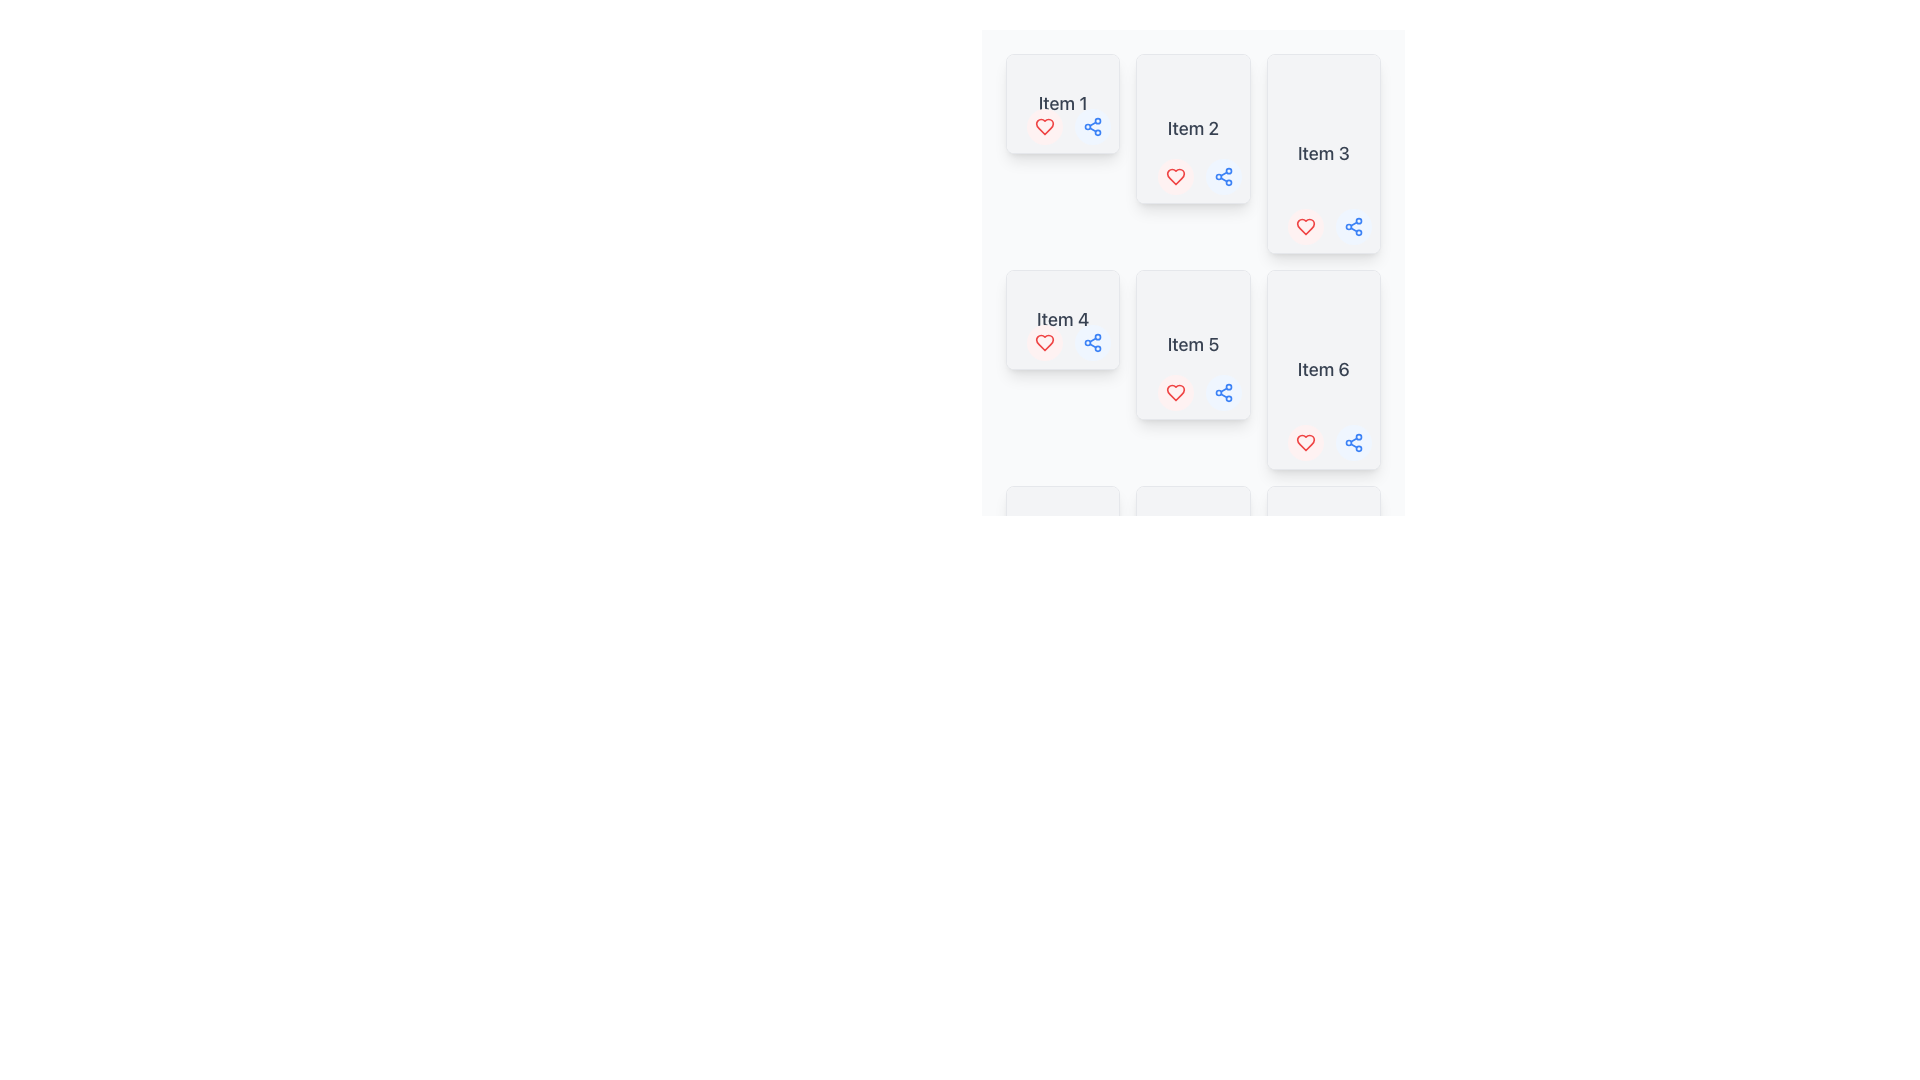 The width and height of the screenshot is (1920, 1080). I want to click on the circular light blue button with a network/share icon to share, so click(1222, 176).